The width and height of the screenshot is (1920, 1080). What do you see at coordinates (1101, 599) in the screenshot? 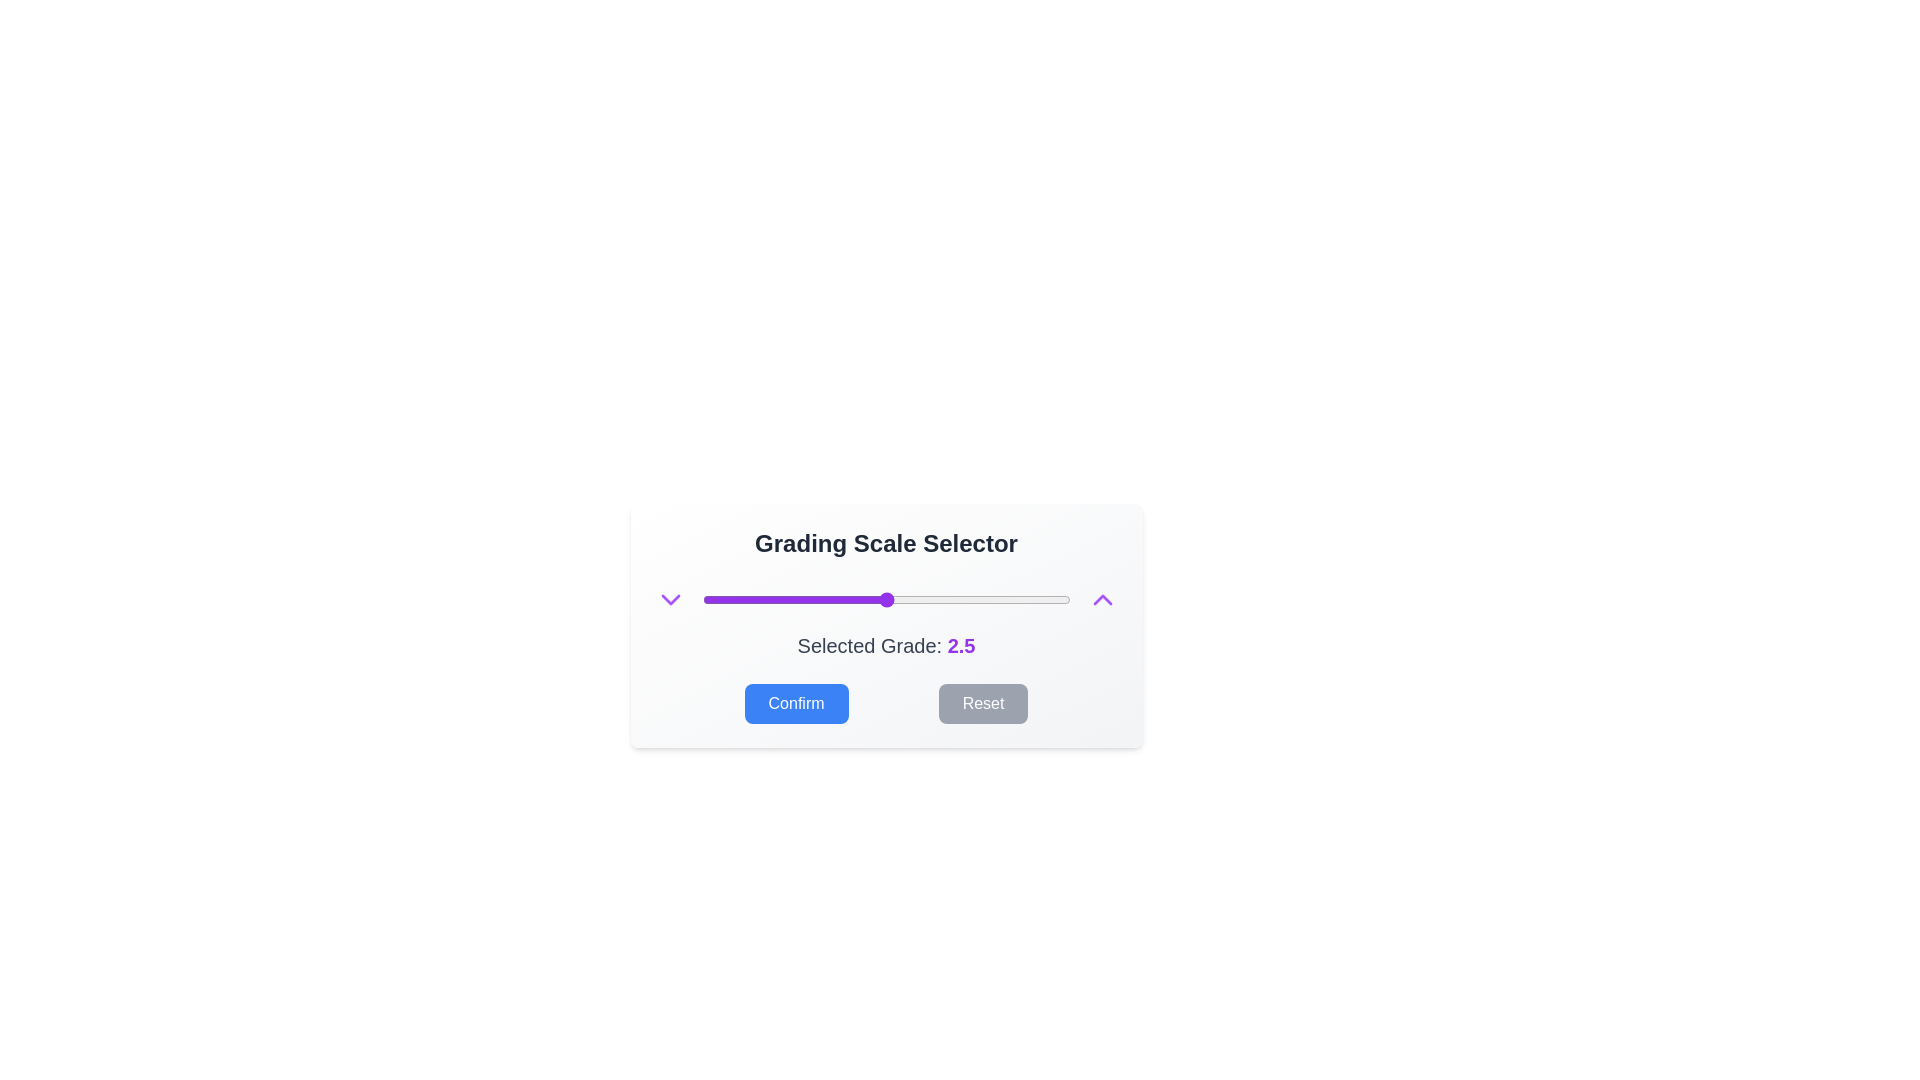
I see `the ChevronUp icon to increase the grade` at bounding box center [1101, 599].